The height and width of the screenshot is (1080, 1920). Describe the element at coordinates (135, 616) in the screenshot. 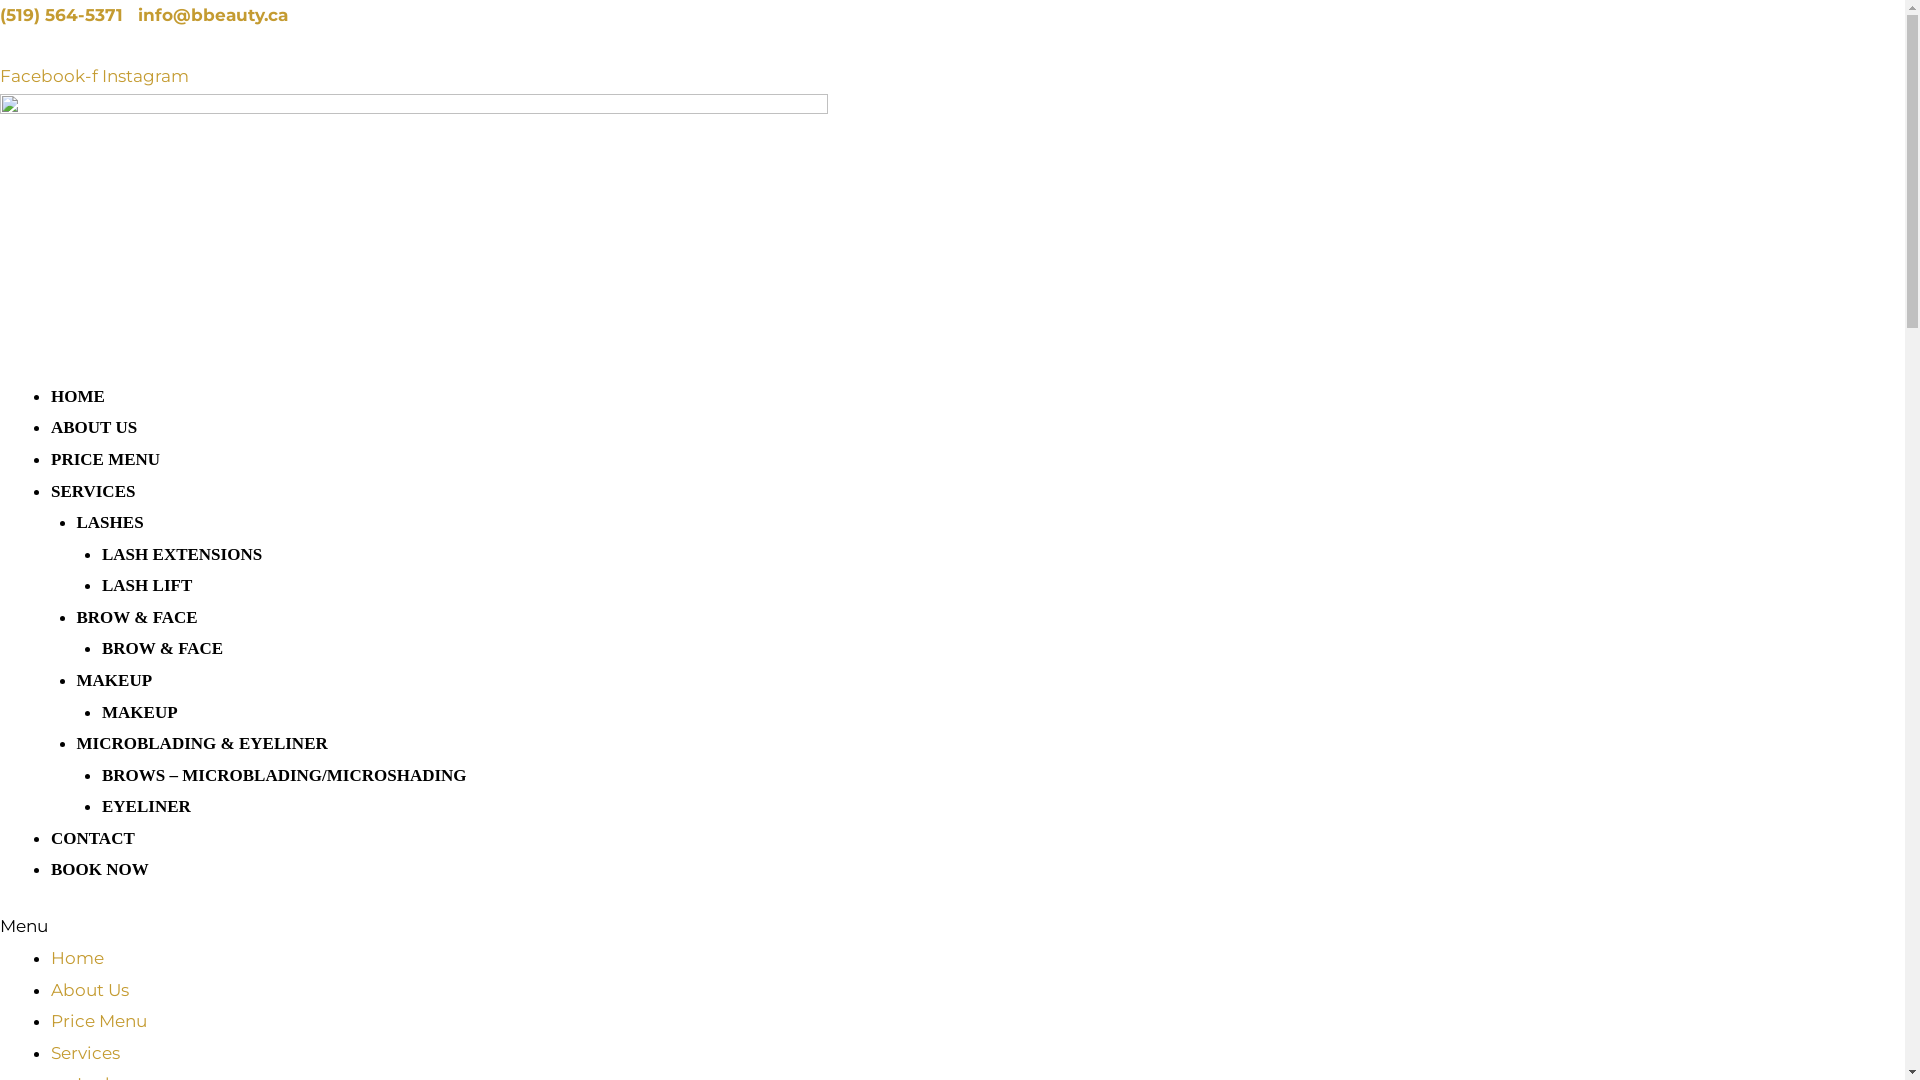

I see `'BROW & FACE'` at that location.